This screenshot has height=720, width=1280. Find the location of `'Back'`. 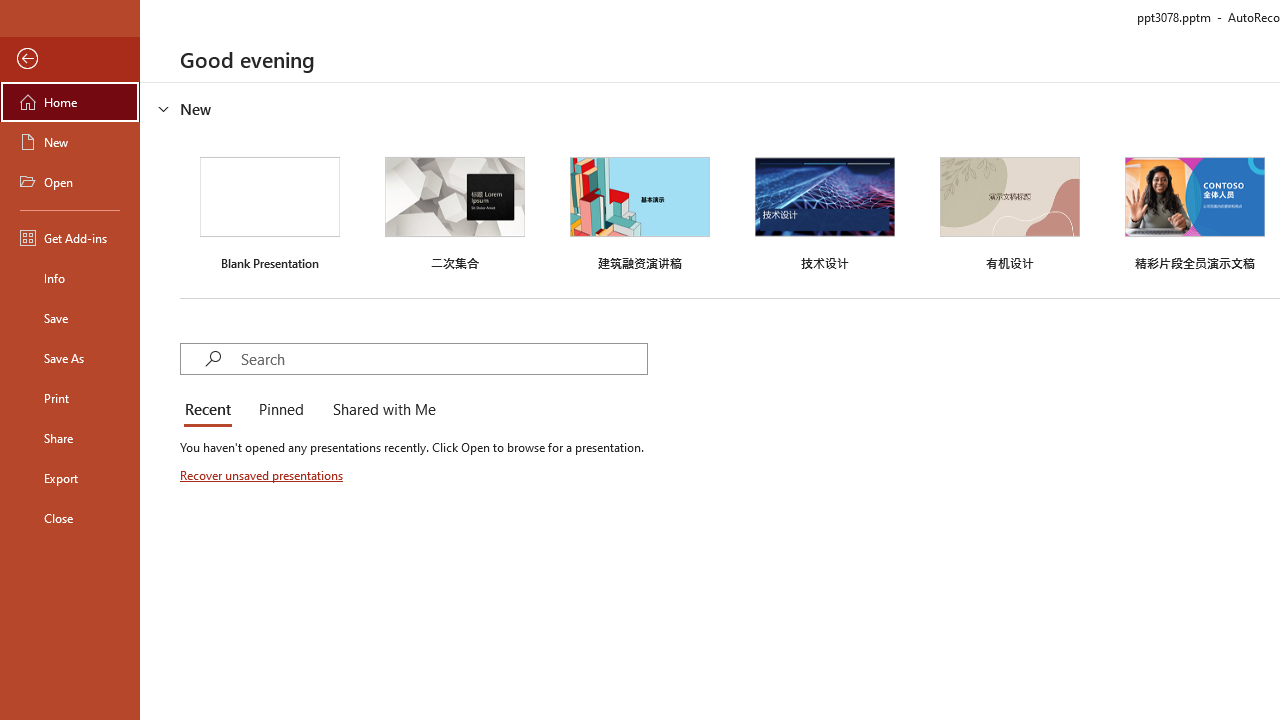

'Back' is located at coordinates (69, 58).